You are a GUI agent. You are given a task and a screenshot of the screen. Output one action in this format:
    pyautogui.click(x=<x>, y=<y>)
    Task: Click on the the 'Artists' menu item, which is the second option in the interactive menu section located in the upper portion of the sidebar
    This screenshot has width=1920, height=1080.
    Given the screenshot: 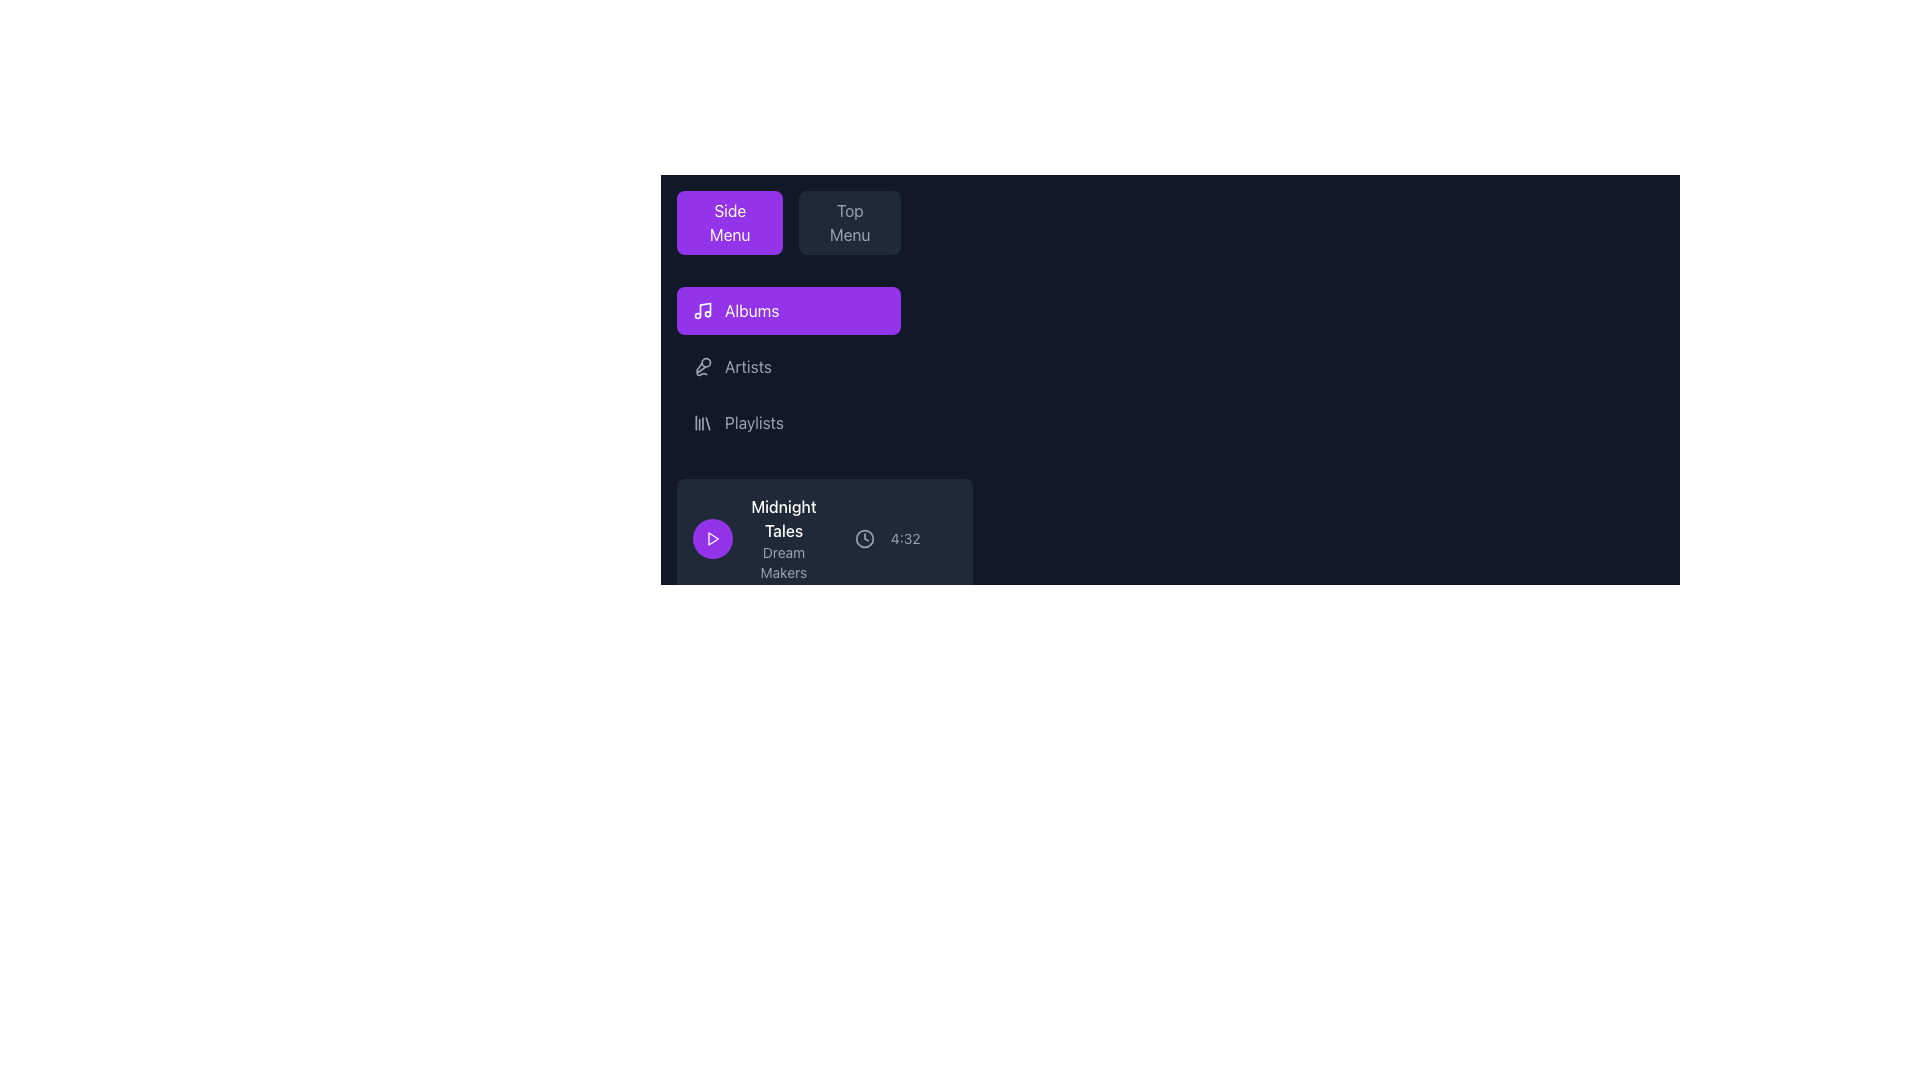 What is the action you would take?
    pyautogui.click(x=787, y=366)
    